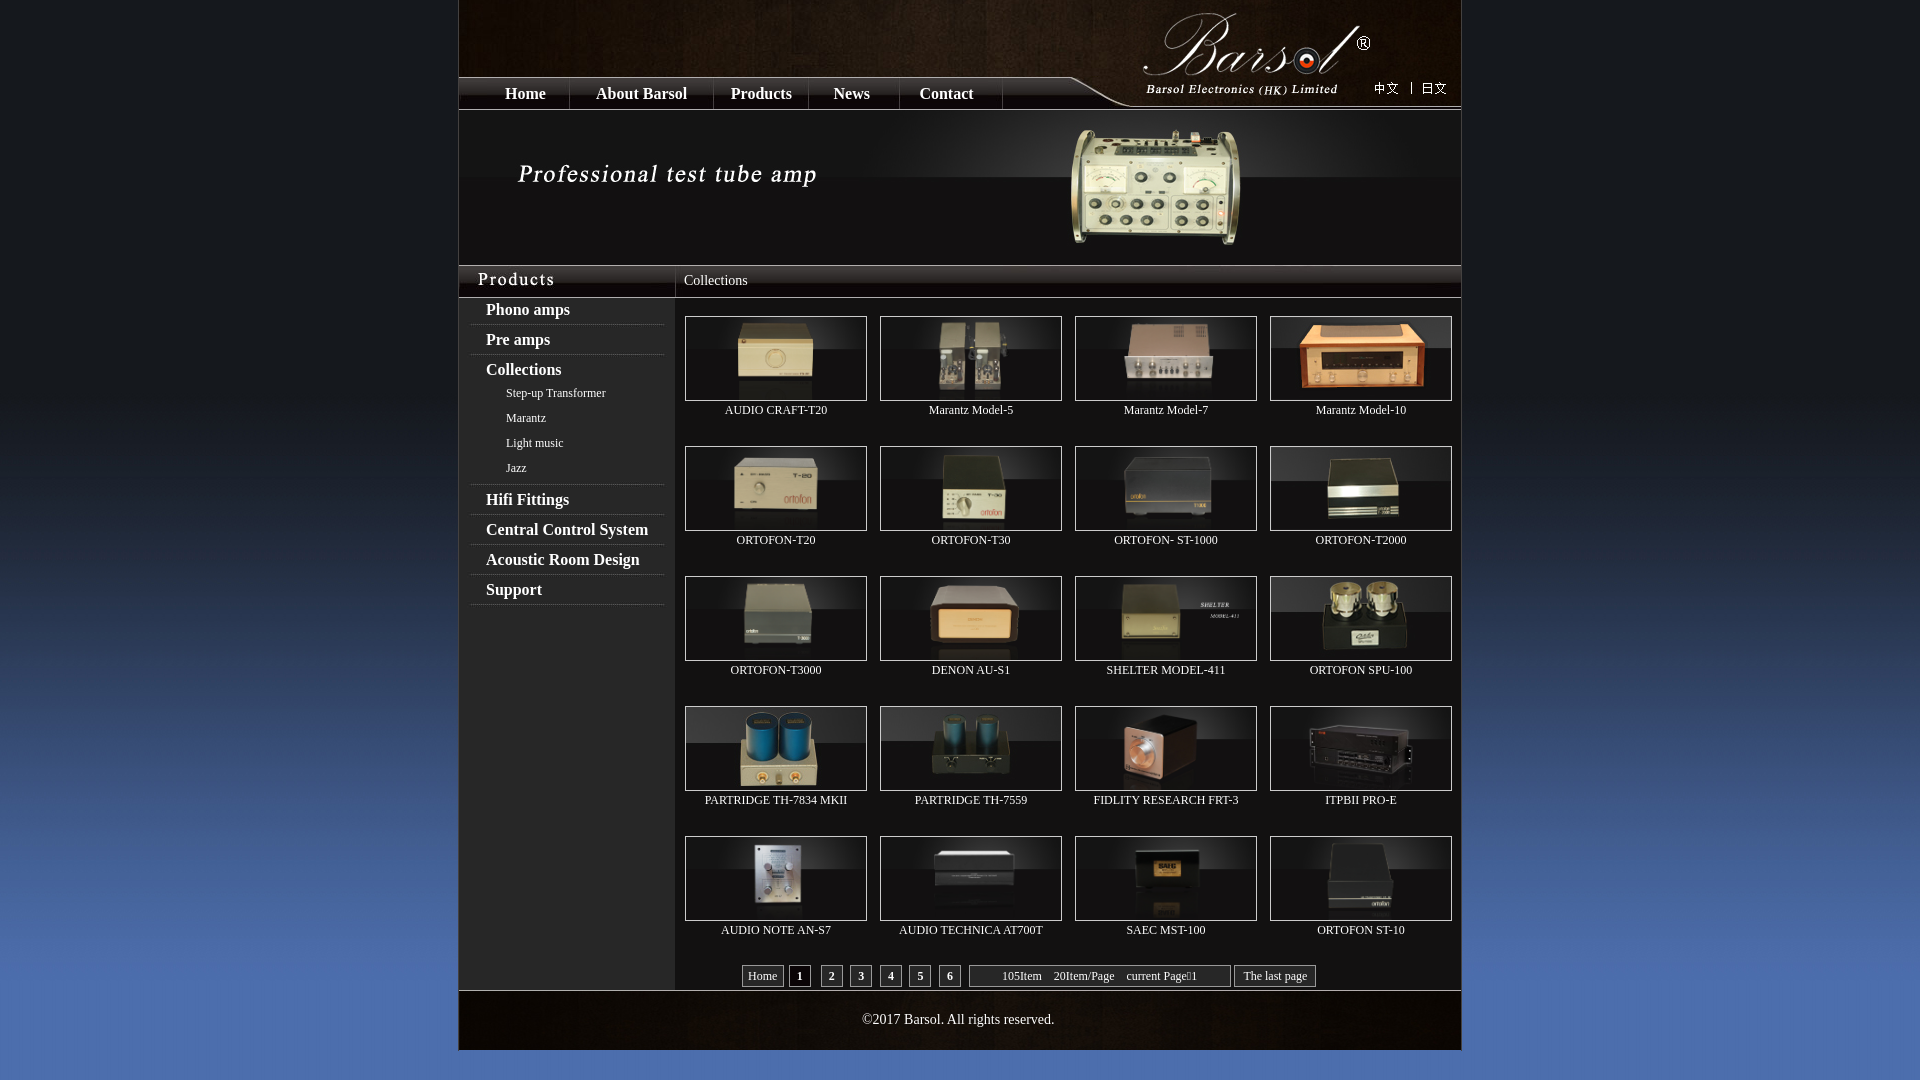  Describe the element at coordinates (1360, 929) in the screenshot. I see `'ORTOFON ST-10'` at that location.